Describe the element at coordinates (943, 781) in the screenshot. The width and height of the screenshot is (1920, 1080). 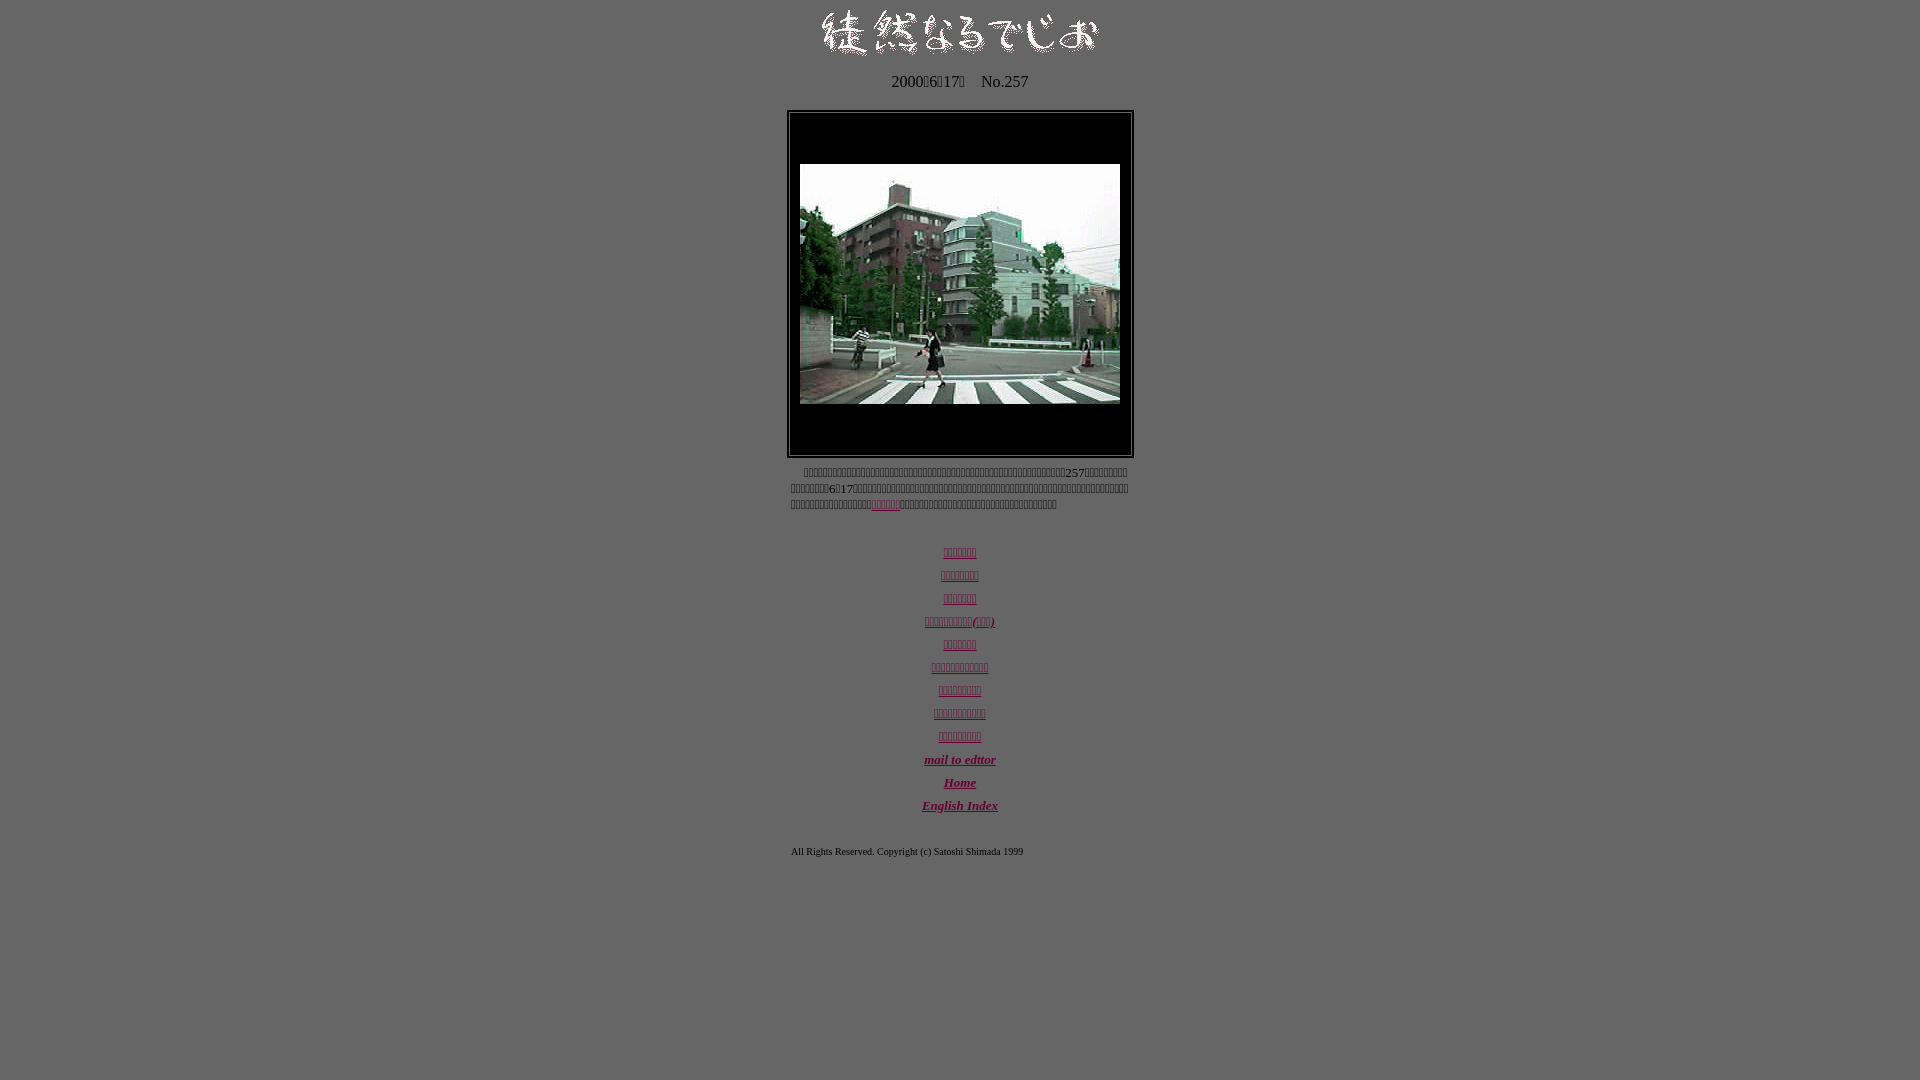
I see `'Home'` at that location.